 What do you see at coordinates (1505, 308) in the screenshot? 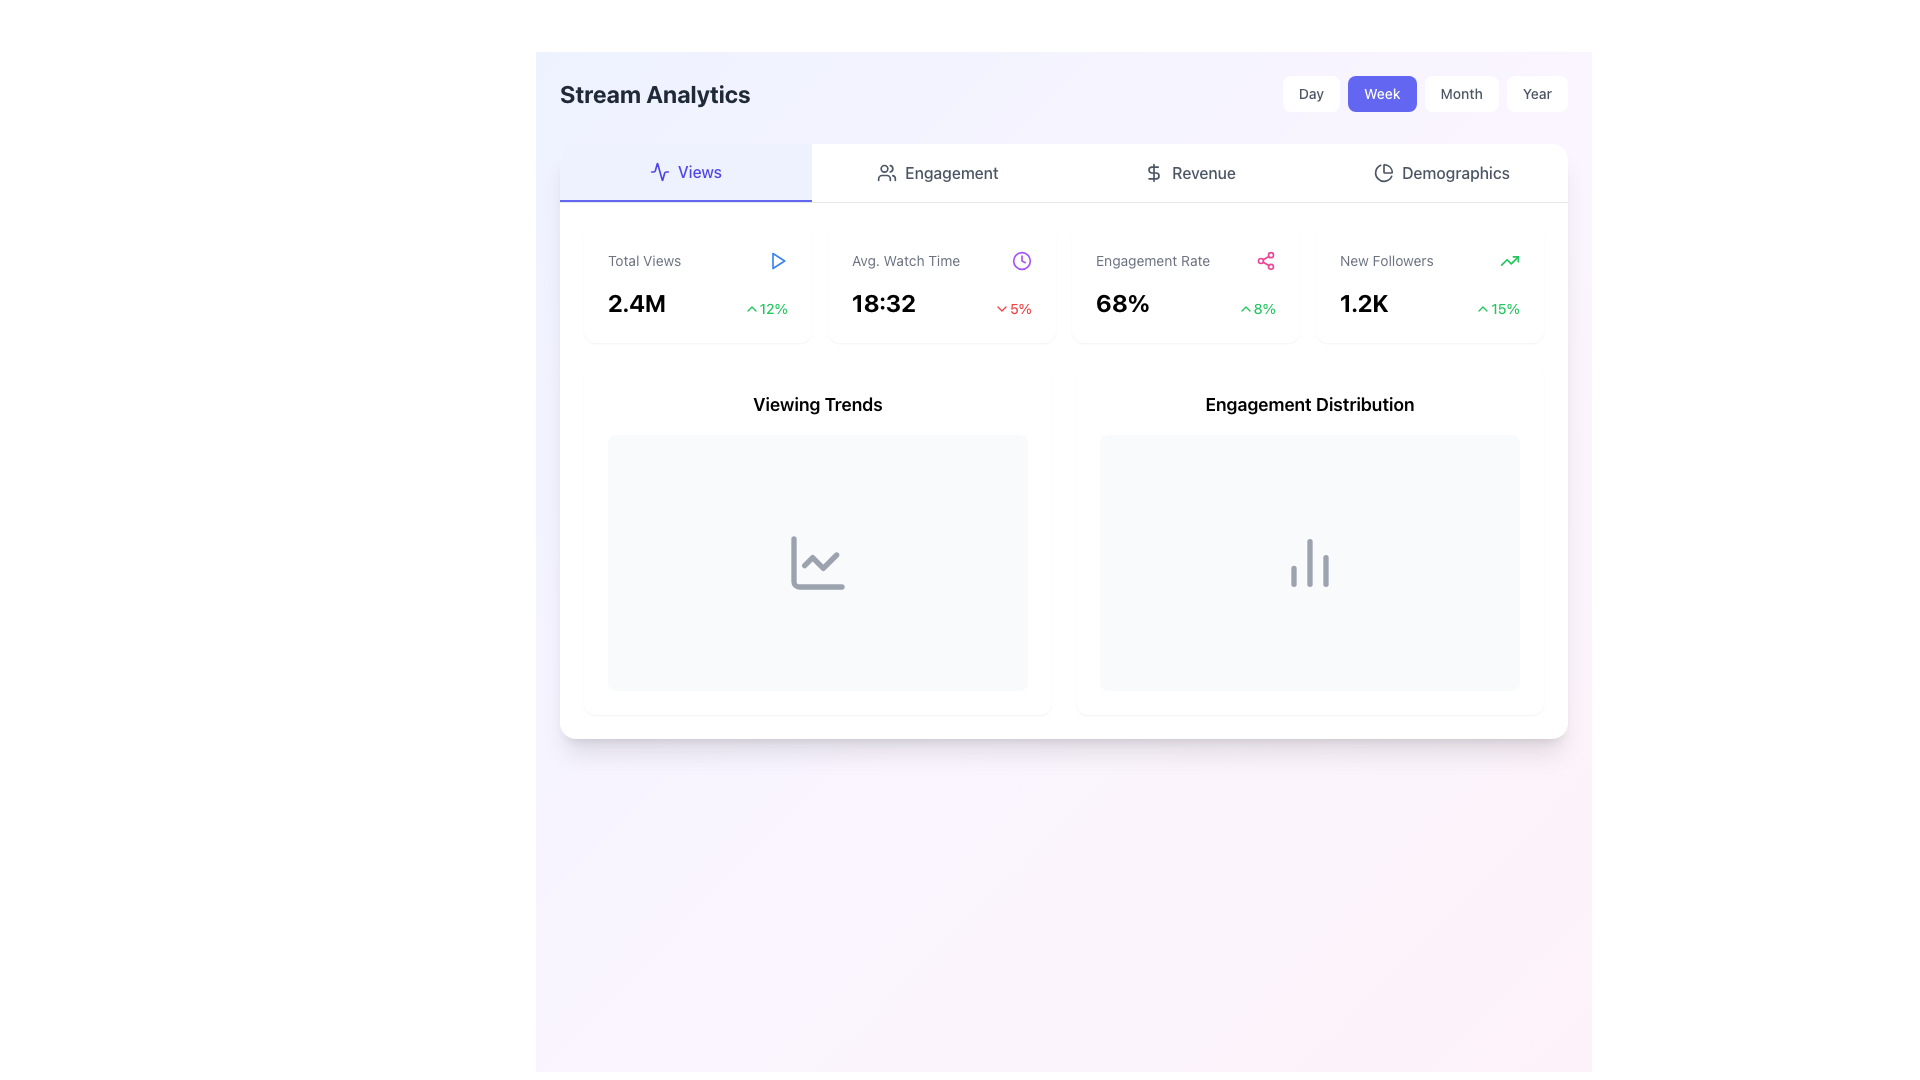
I see `the static text label displaying '15%' in green, which indicates positive growth and is part of the 'New Followers' card` at bounding box center [1505, 308].